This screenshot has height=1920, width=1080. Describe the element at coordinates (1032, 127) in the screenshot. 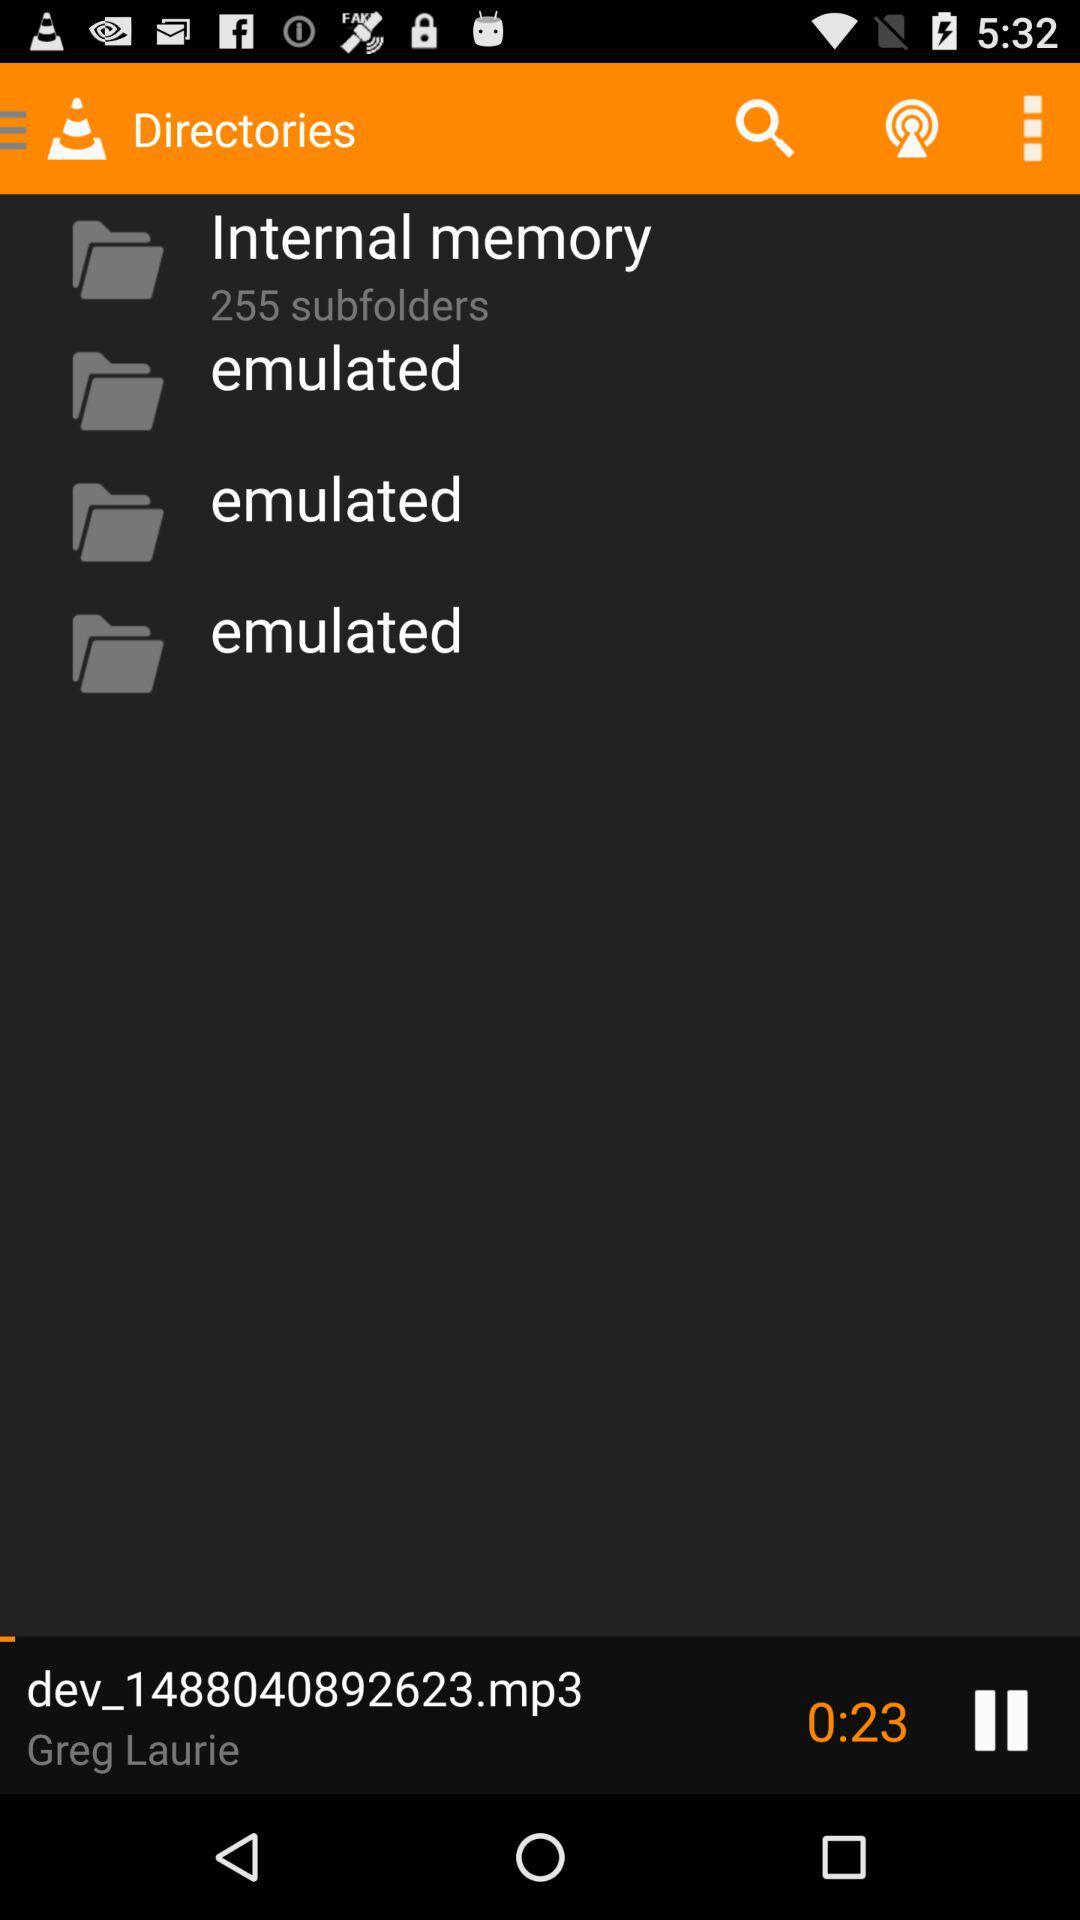

I see `see more options` at that location.